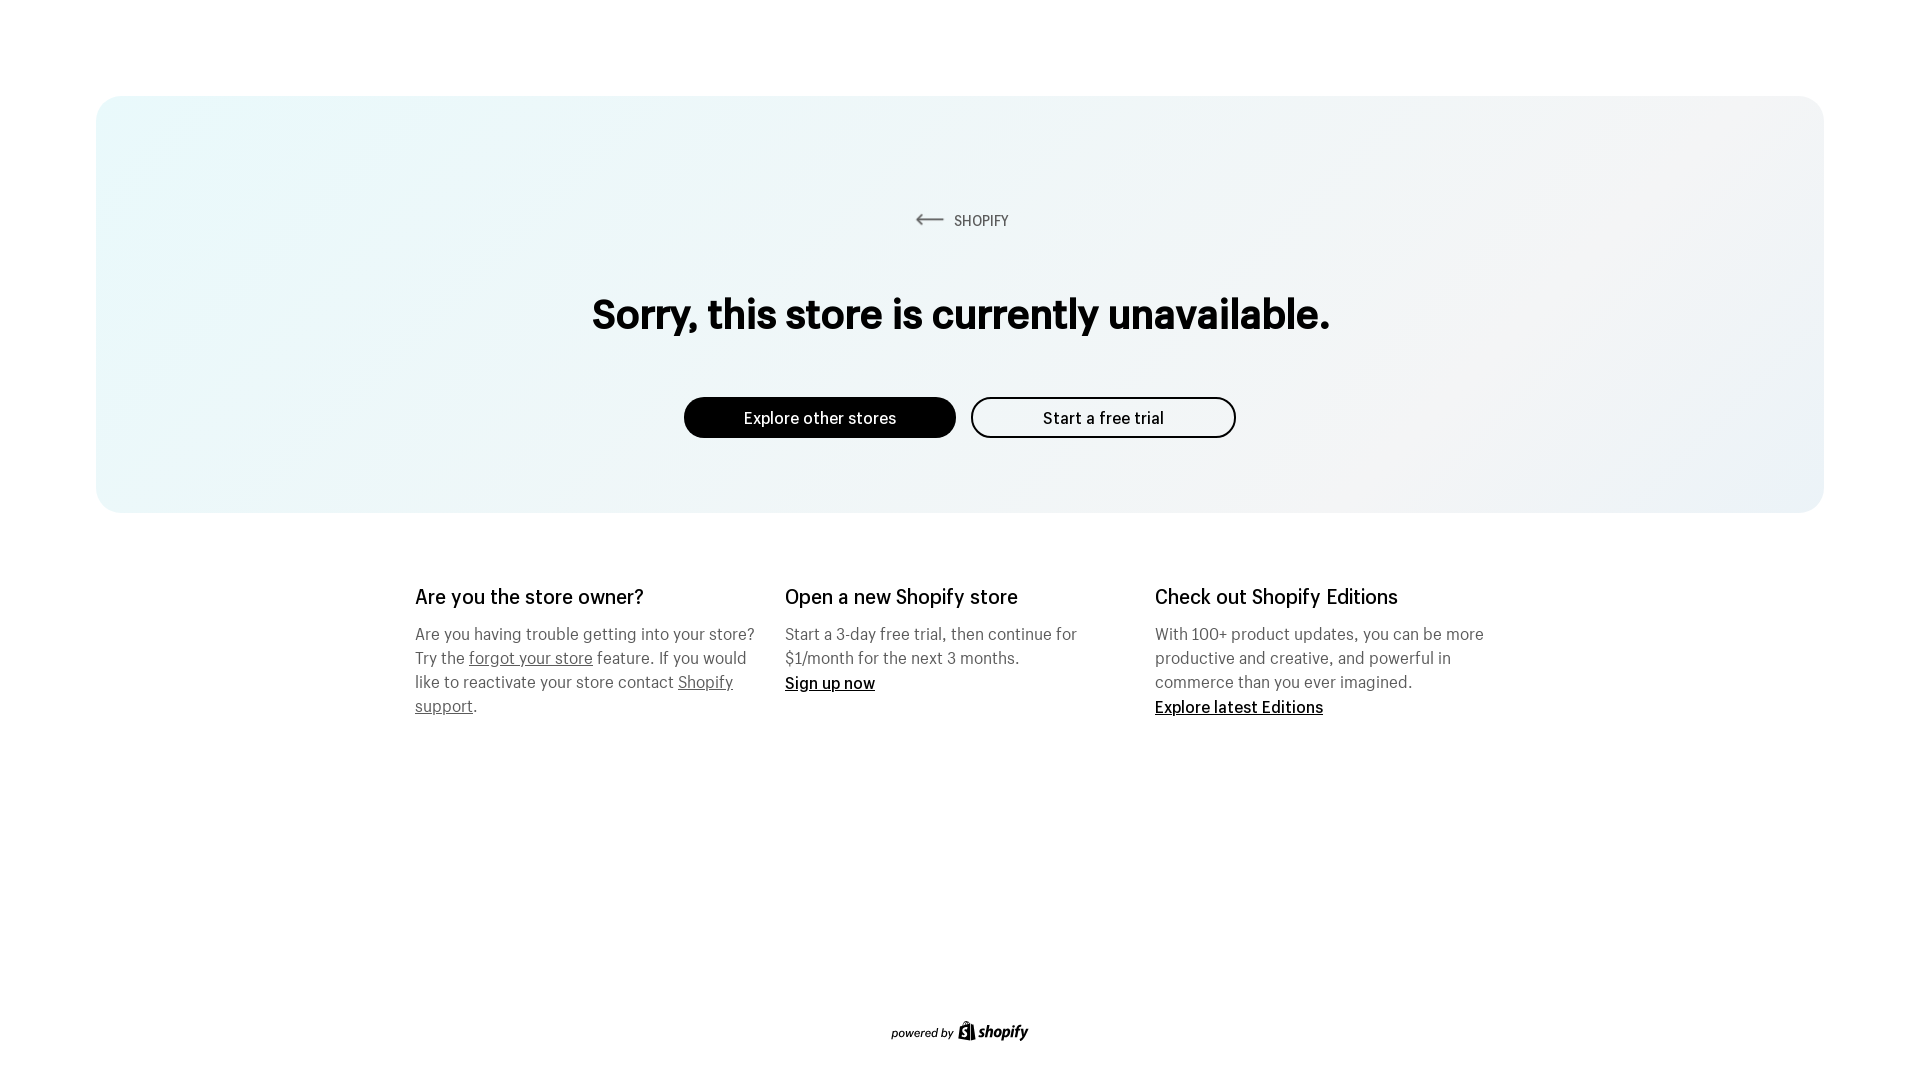 The image size is (1920, 1080). I want to click on 'Explore latest Editions', so click(1237, 705).